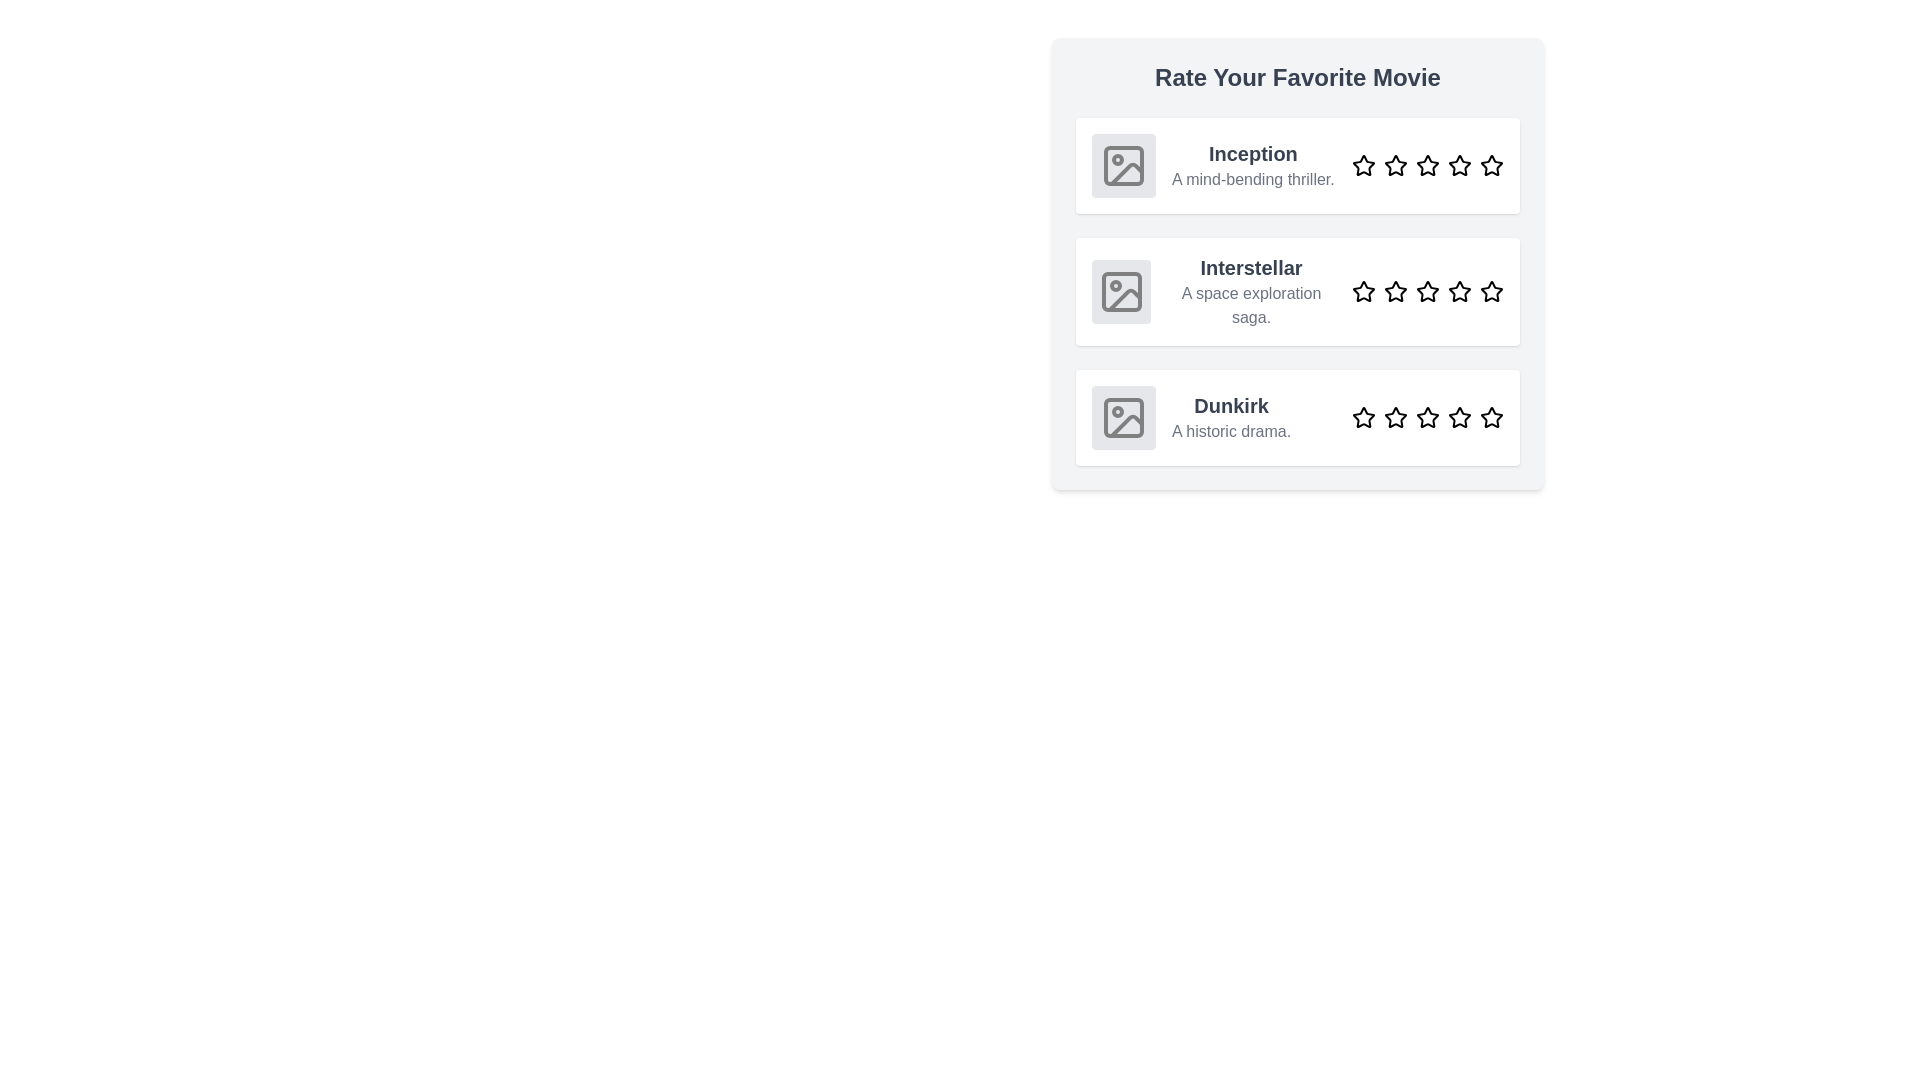 The height and width of the screenshot is (1080, 1920). I want to click on the fifth star rating icon for the 'Inception' entry, which is styled in a stroke format and changes color upon interaction, so click(1492, 164).